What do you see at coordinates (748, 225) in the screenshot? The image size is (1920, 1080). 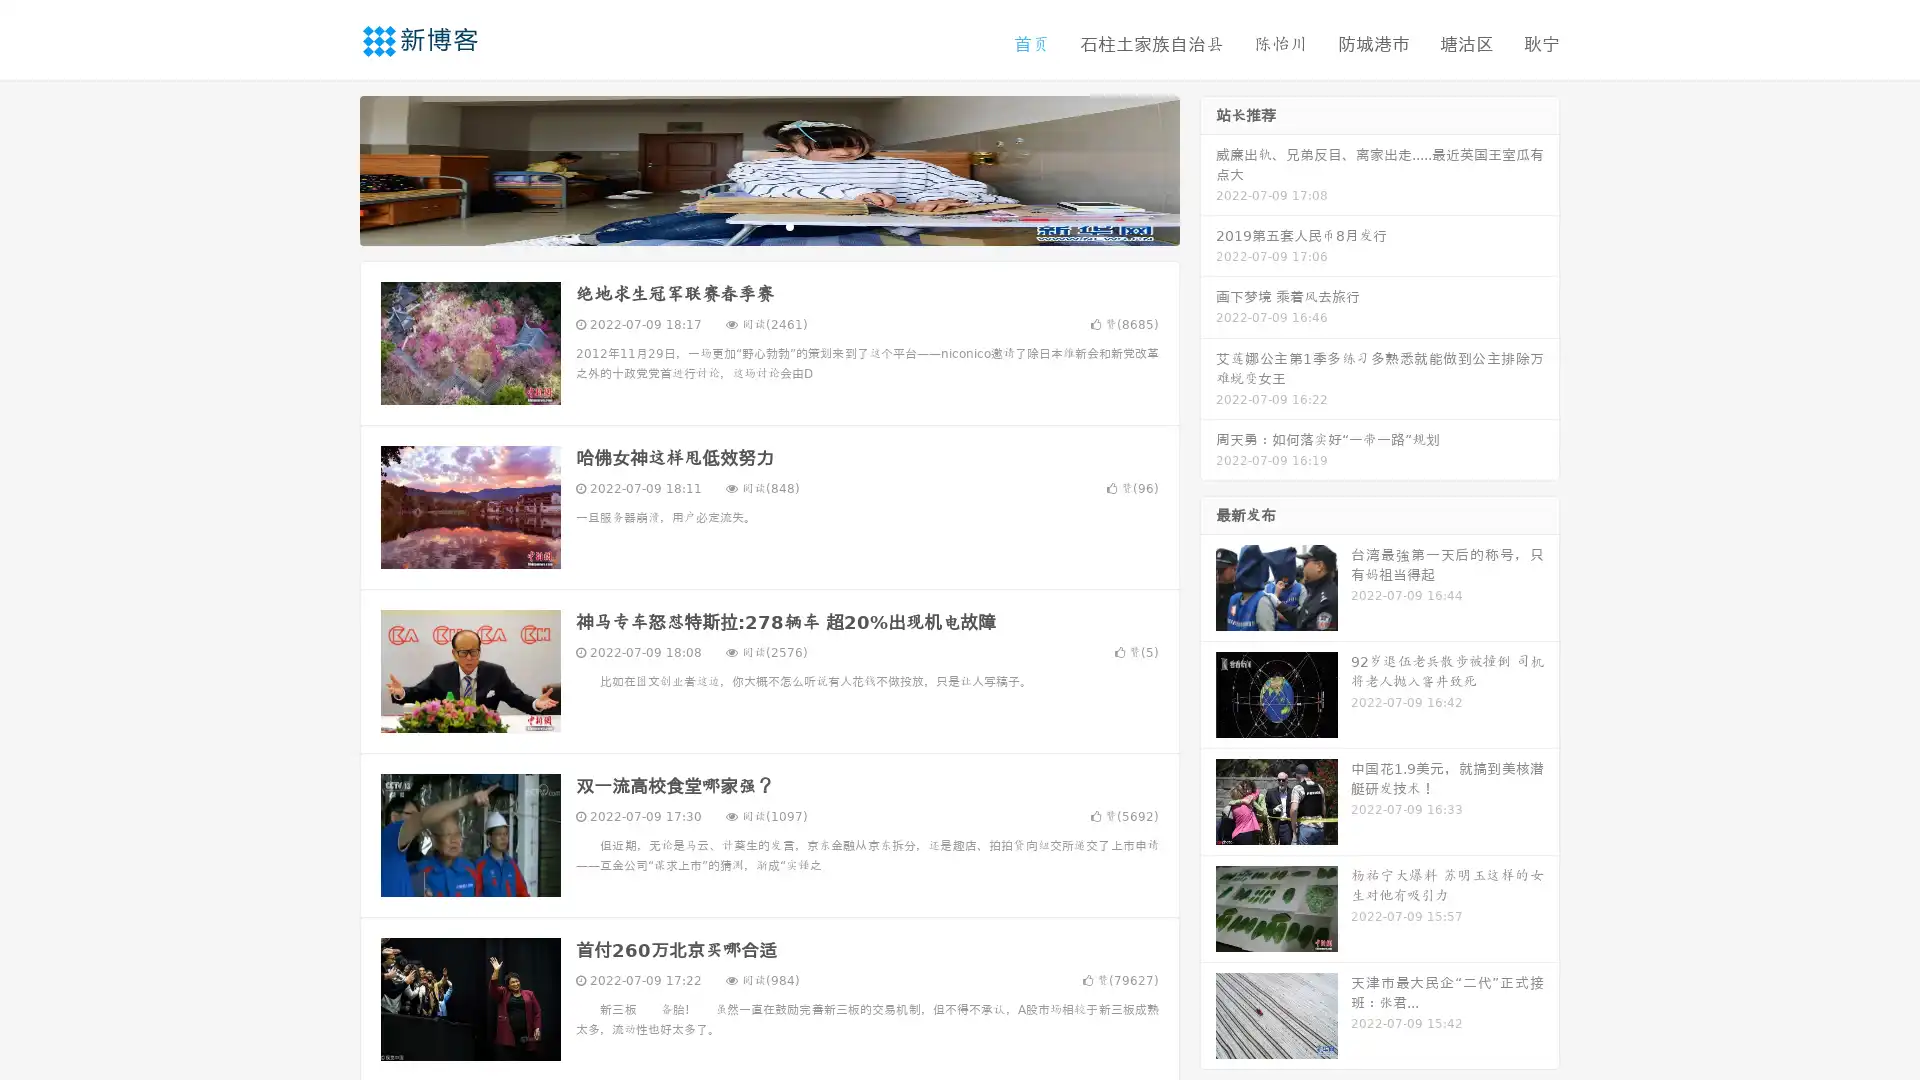 I see `Go to slide 1` at bounding box center [748, 225].